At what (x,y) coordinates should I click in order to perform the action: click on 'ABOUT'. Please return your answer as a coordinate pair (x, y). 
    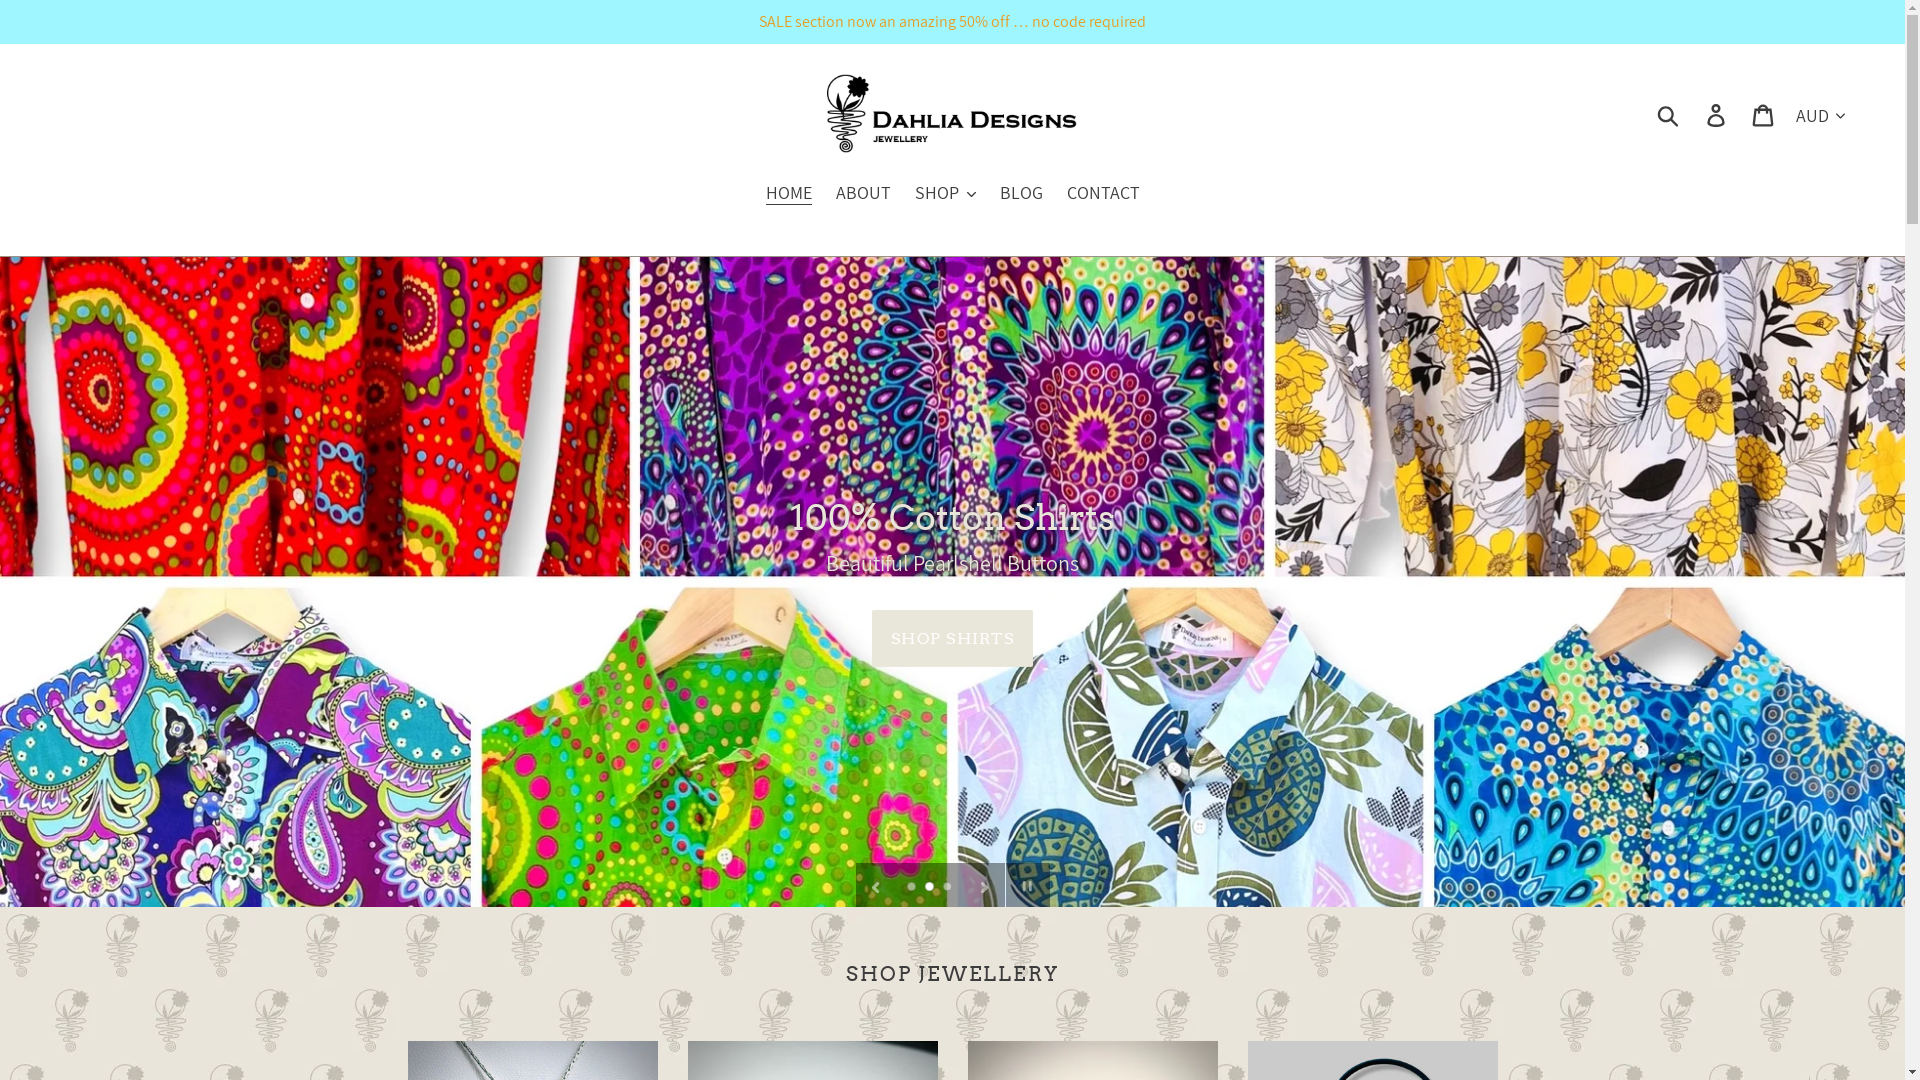
    Looking at the image, I should click on (863, 193).